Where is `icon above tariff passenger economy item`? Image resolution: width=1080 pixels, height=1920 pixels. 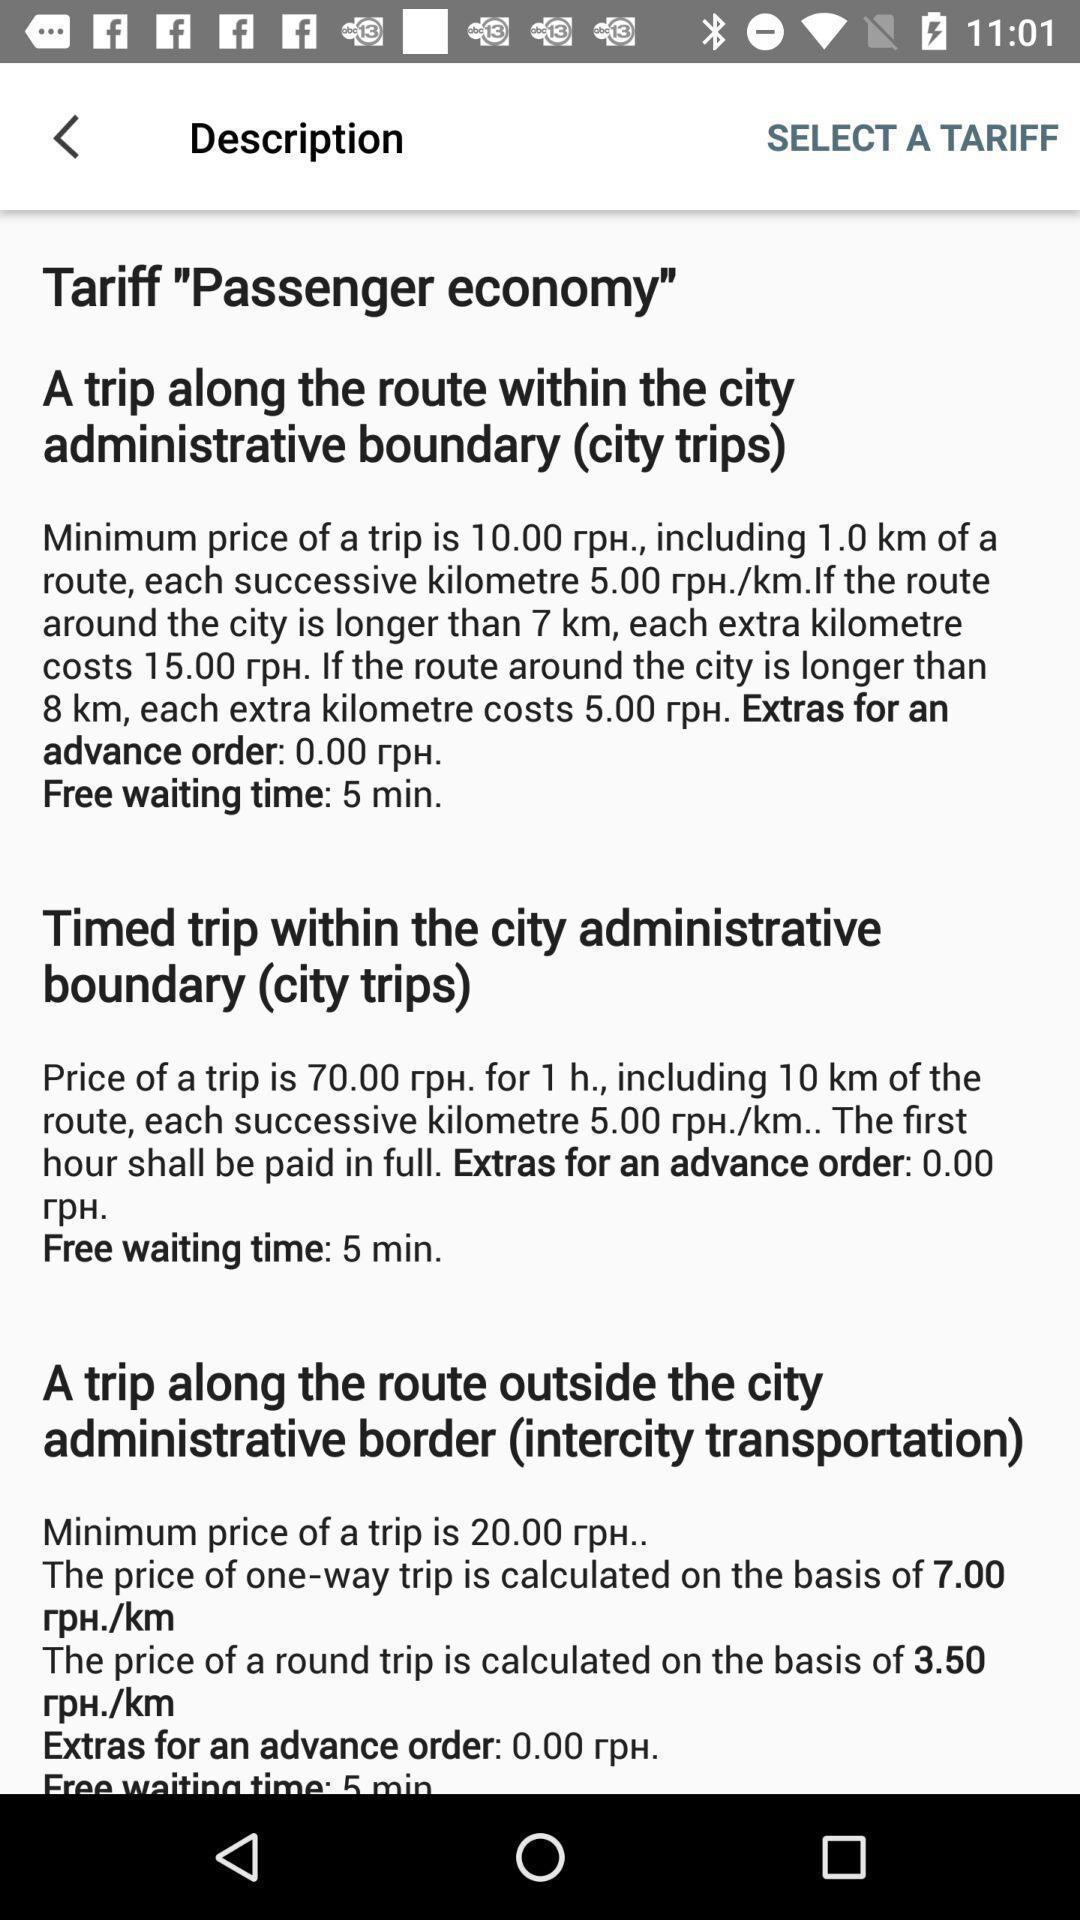
icon above tariff passenger economy item is located at coordinates (72, 135).